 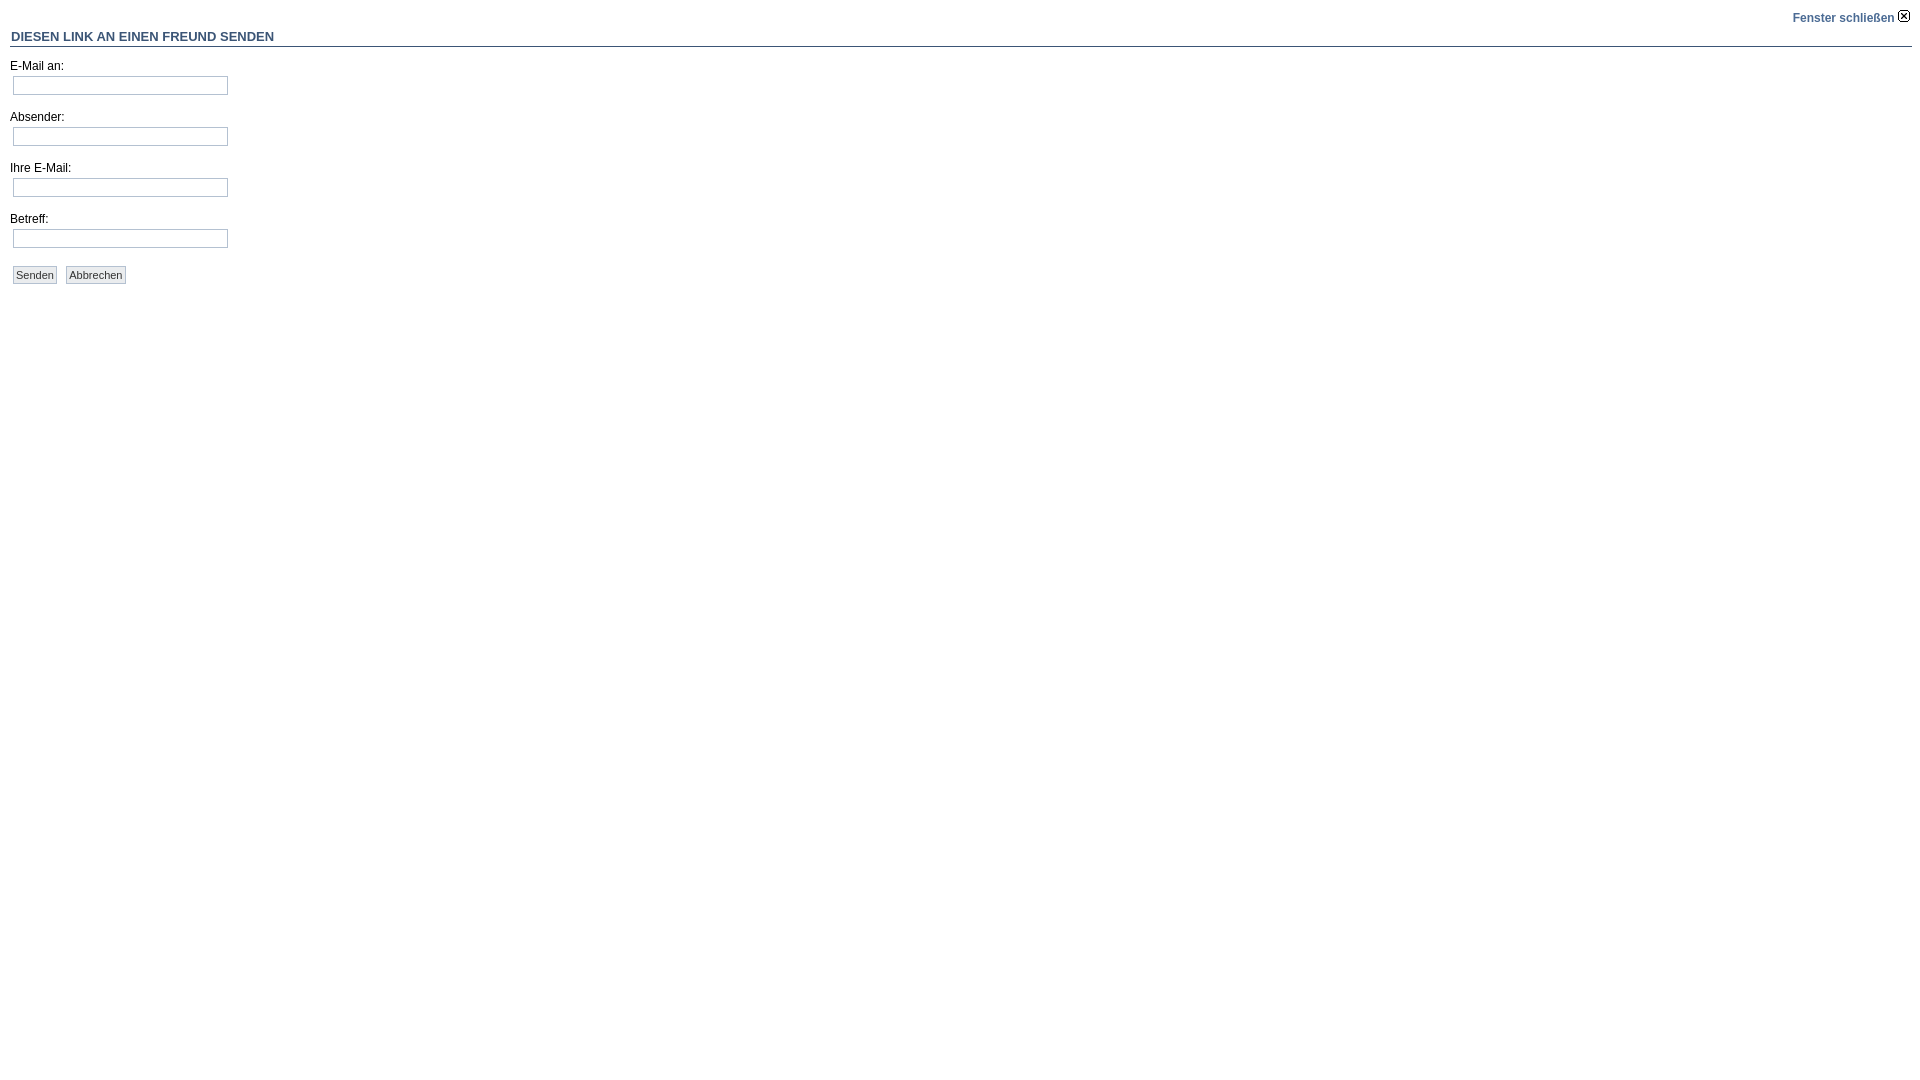 I want to click on 'Senden', so click(x=13, y=274).